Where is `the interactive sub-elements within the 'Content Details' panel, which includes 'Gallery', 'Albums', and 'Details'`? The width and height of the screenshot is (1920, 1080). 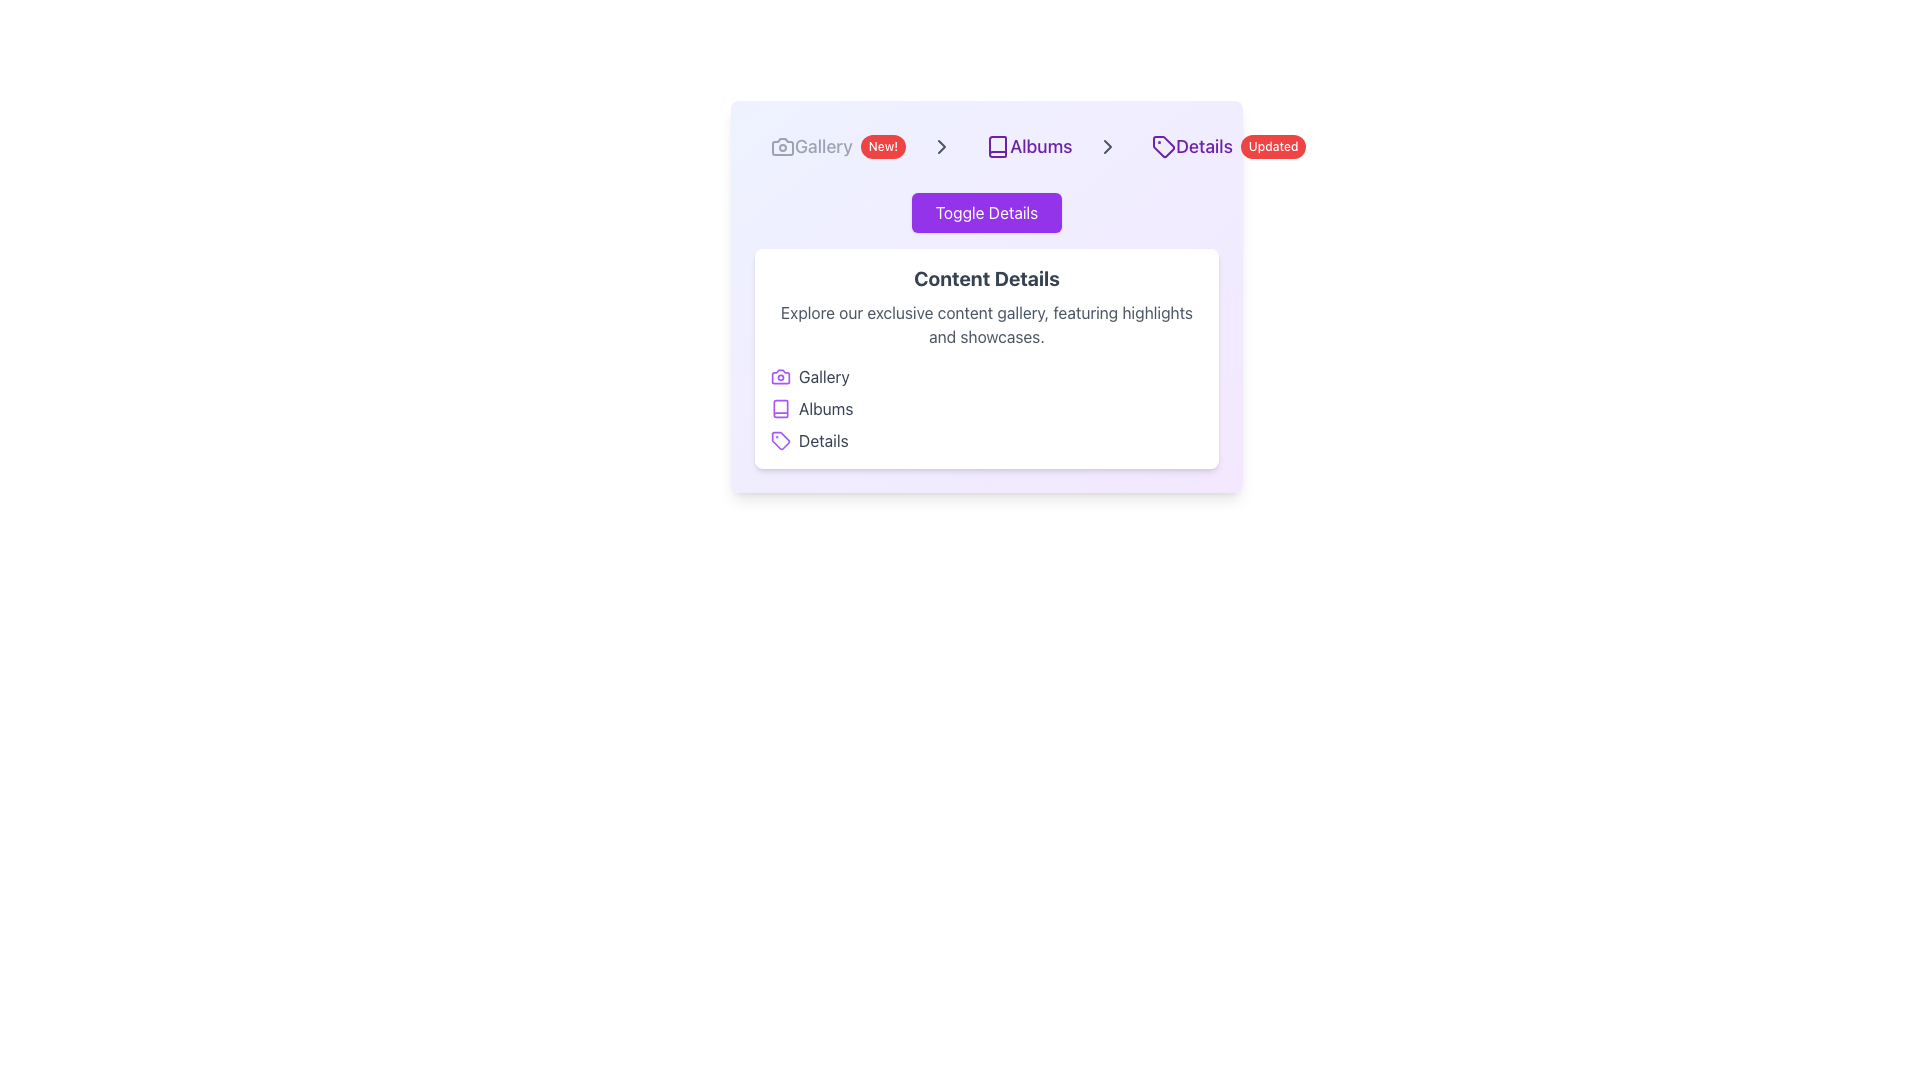 the interactive sub-elements within the 'Content Details' panel, which includes 'Gallery', 'Albums', and 'Details' is located at coordinates (987, 330).